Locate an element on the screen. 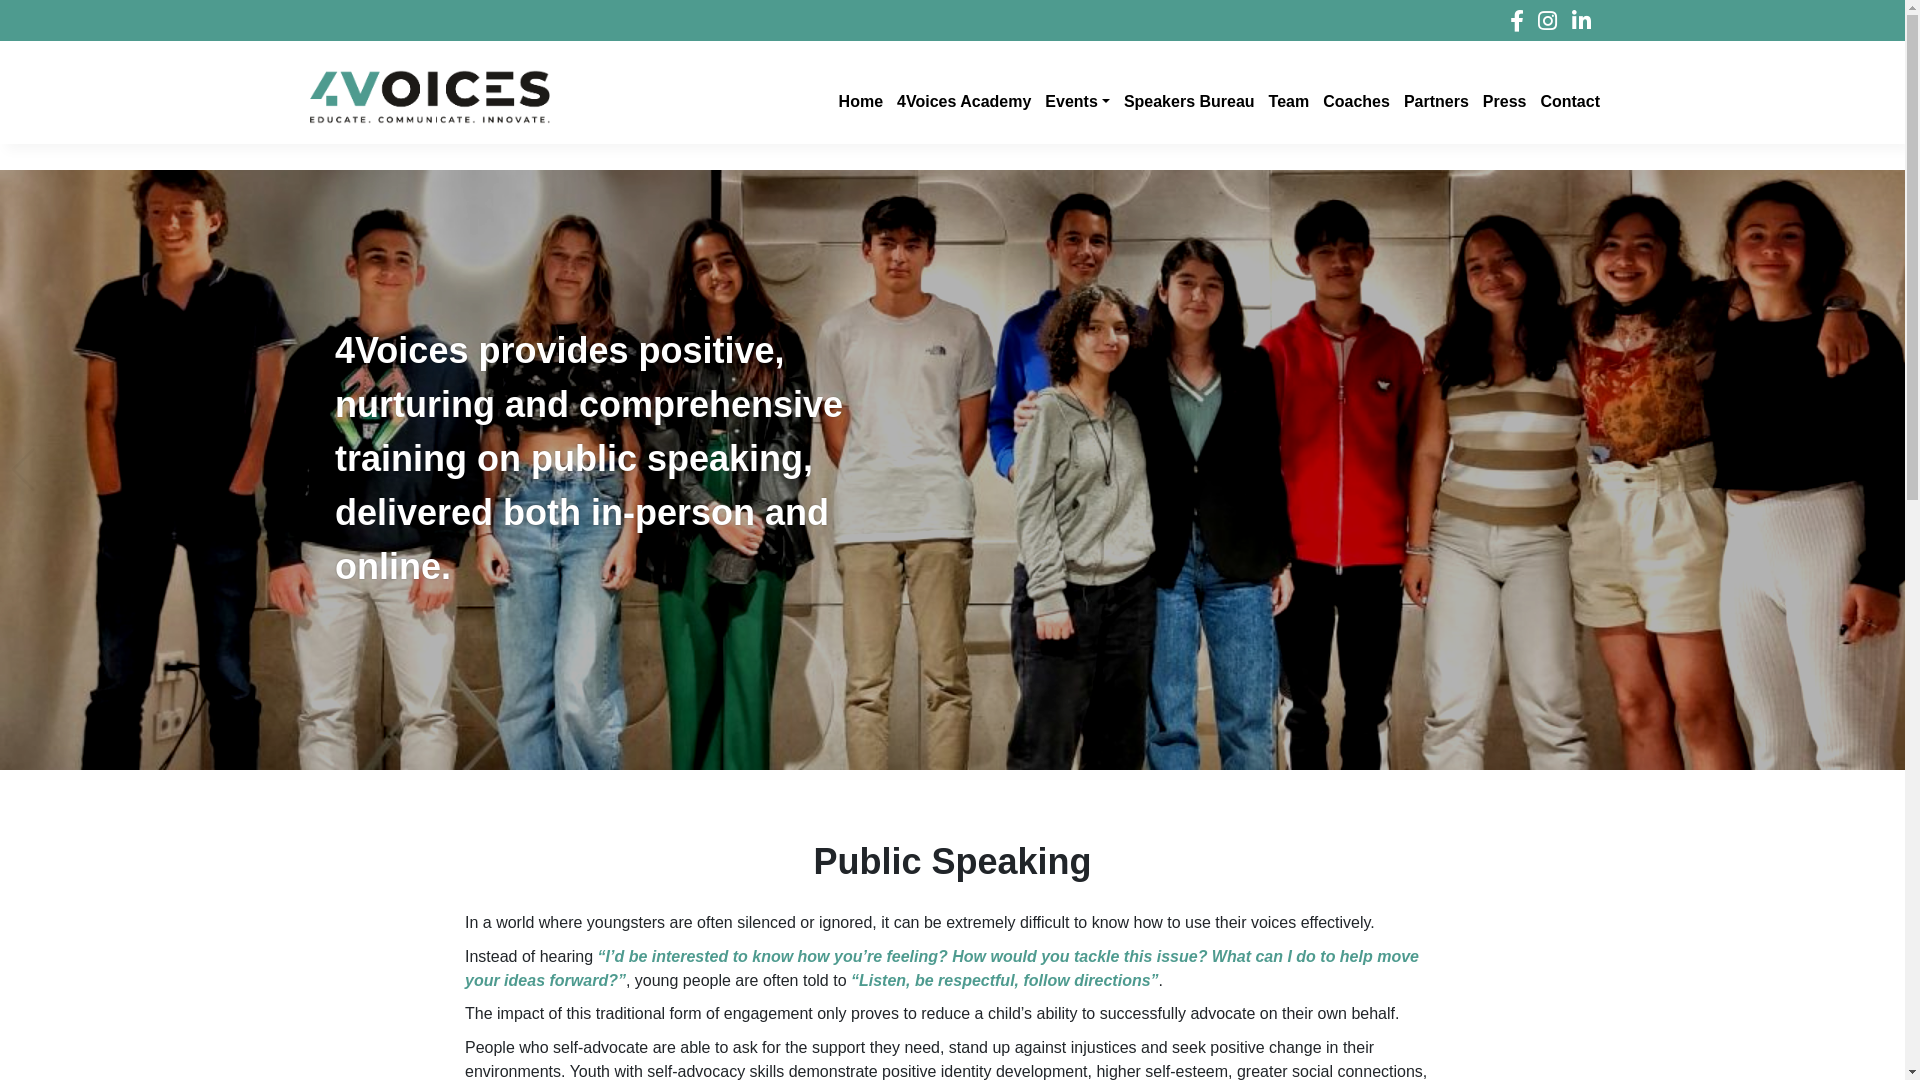 The image size is (1920, 1080). '4Voices Academy' is located at coordinates (961, 97).